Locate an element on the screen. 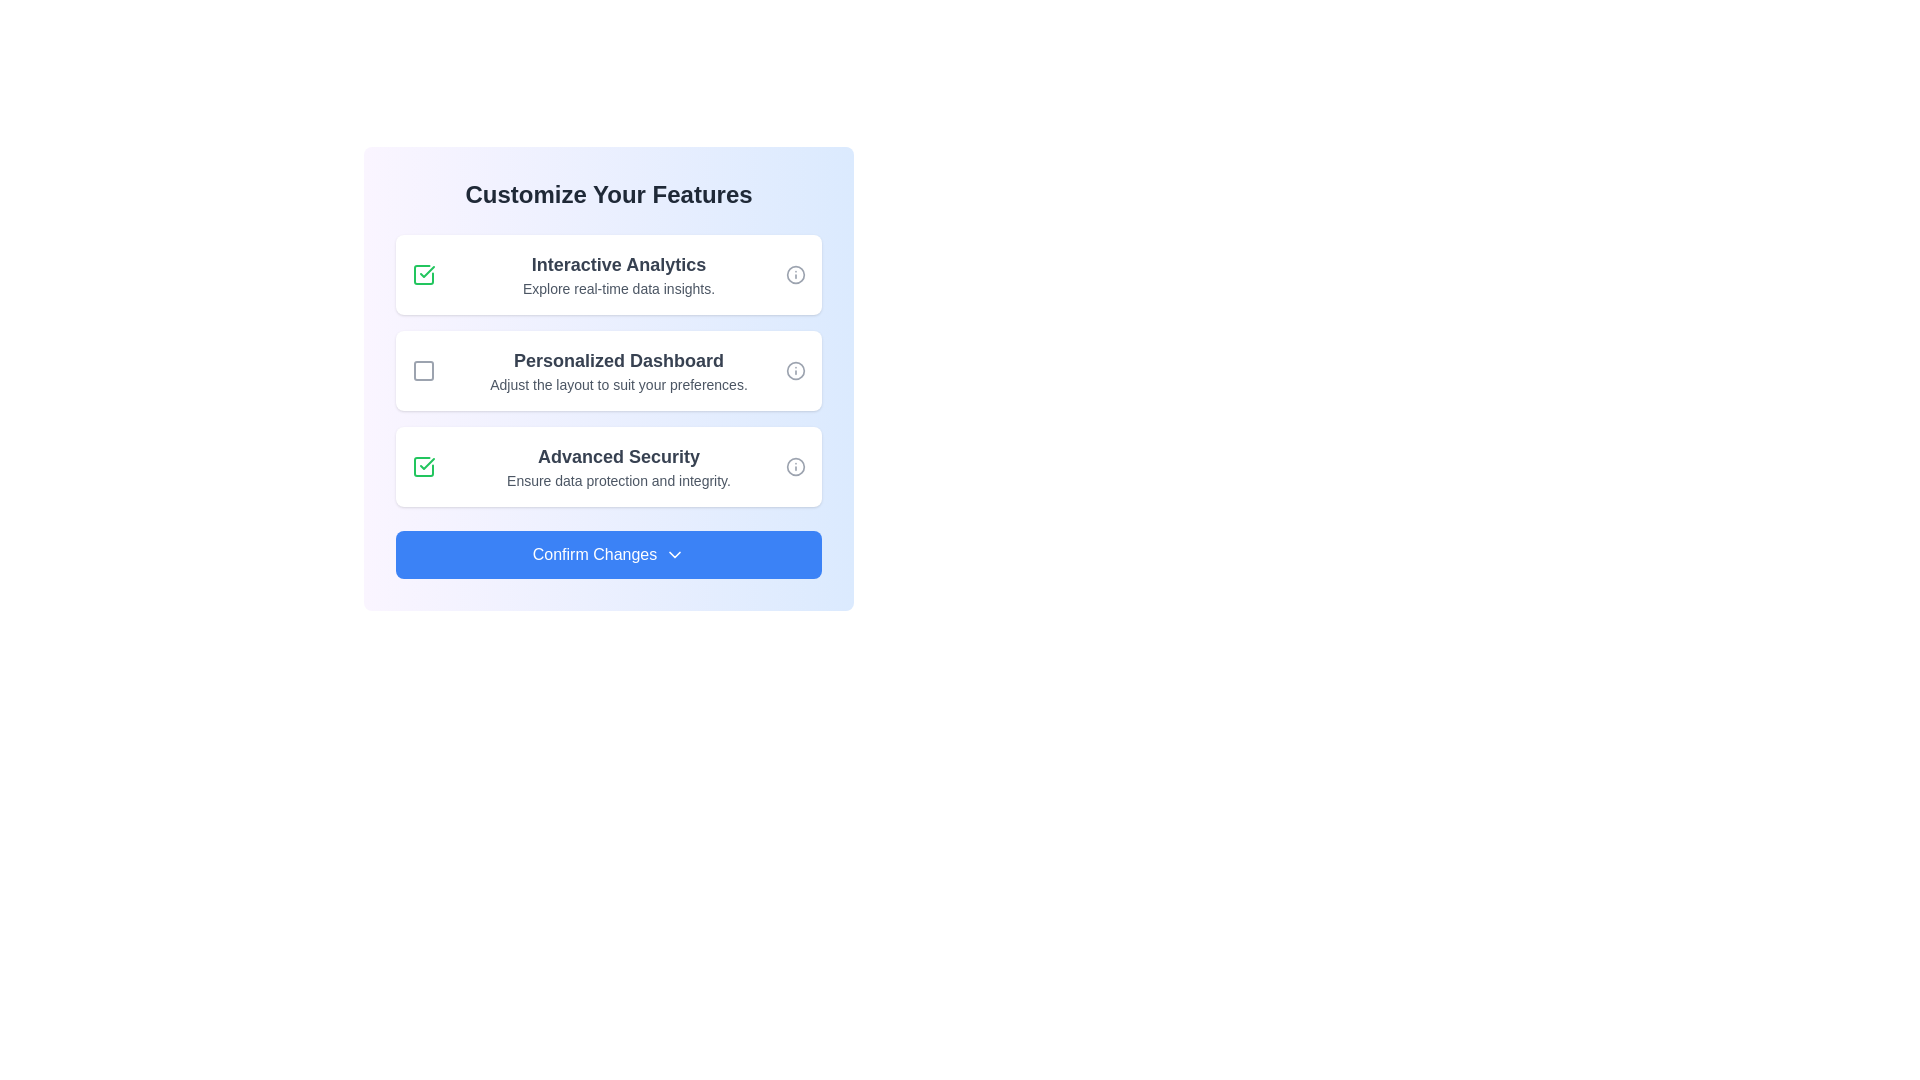 The width and height of the screenshot is (1920, 1080). descriptive label for the 'Personalized Dashboard' feature, which is located below 'Interactive Analytics' and above 'Advanced Security' in the vertical stack of selectable cards is located at coordinates (618, 370).